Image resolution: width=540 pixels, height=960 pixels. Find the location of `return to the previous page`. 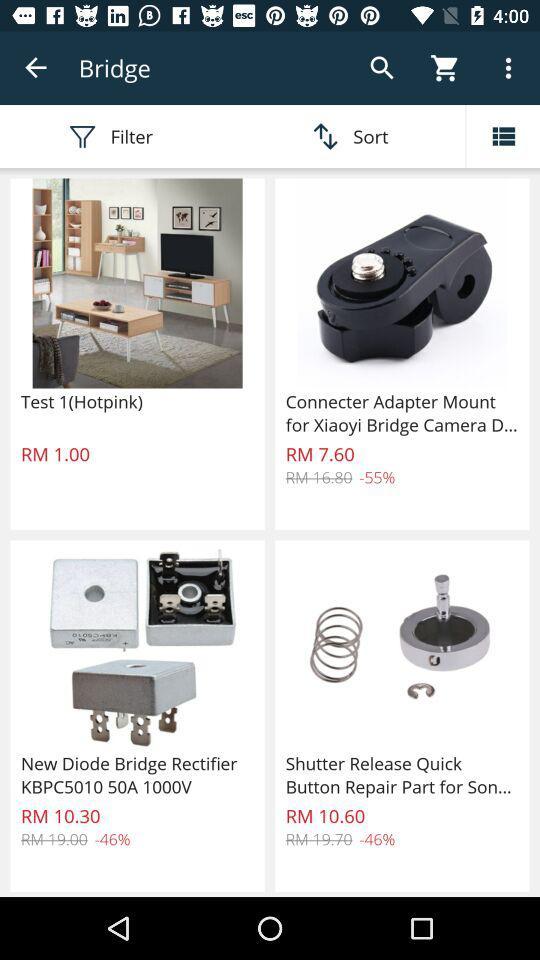

return to the previous page is located at coordinates (36, 68).